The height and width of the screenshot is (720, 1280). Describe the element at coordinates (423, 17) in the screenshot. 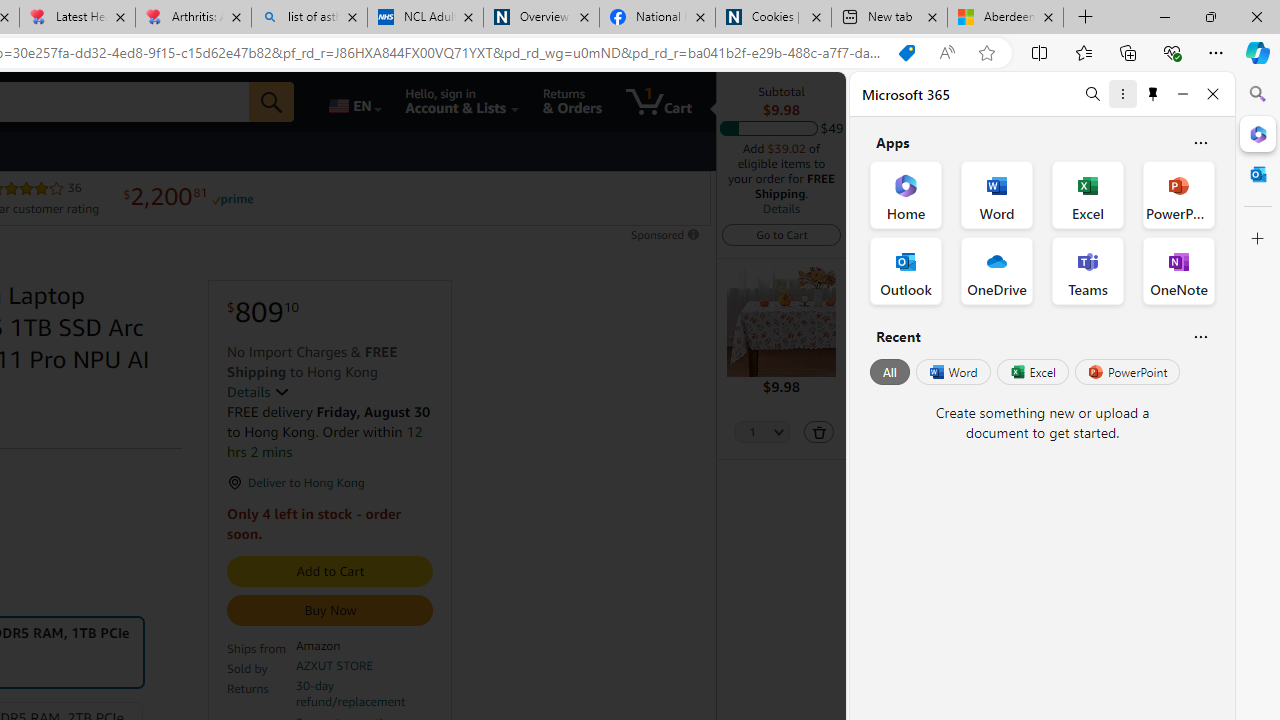

I see `'NCL Adult Asthma Inhaler Choice Guideline'` at that location.